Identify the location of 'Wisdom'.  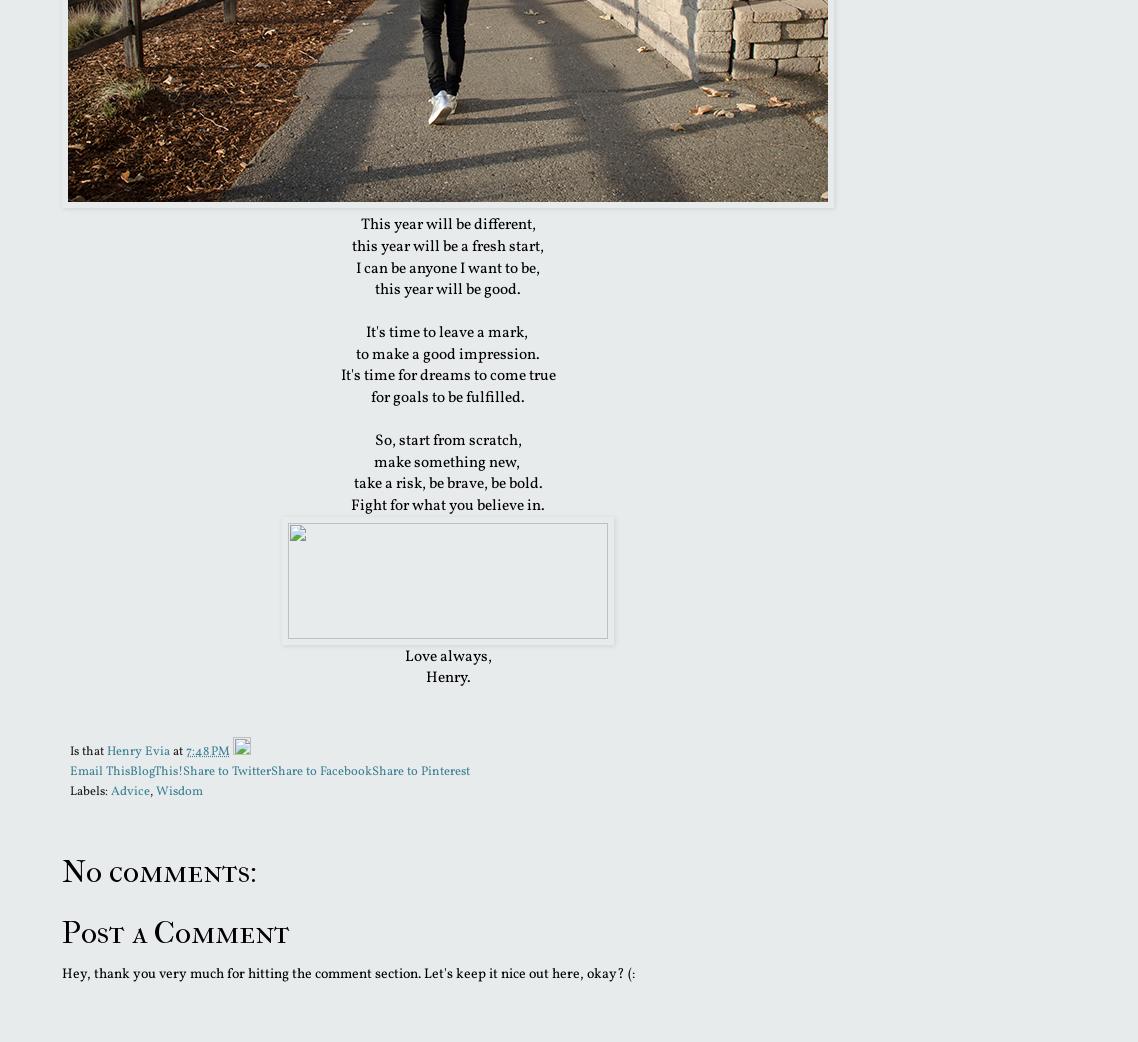
(178, 790).